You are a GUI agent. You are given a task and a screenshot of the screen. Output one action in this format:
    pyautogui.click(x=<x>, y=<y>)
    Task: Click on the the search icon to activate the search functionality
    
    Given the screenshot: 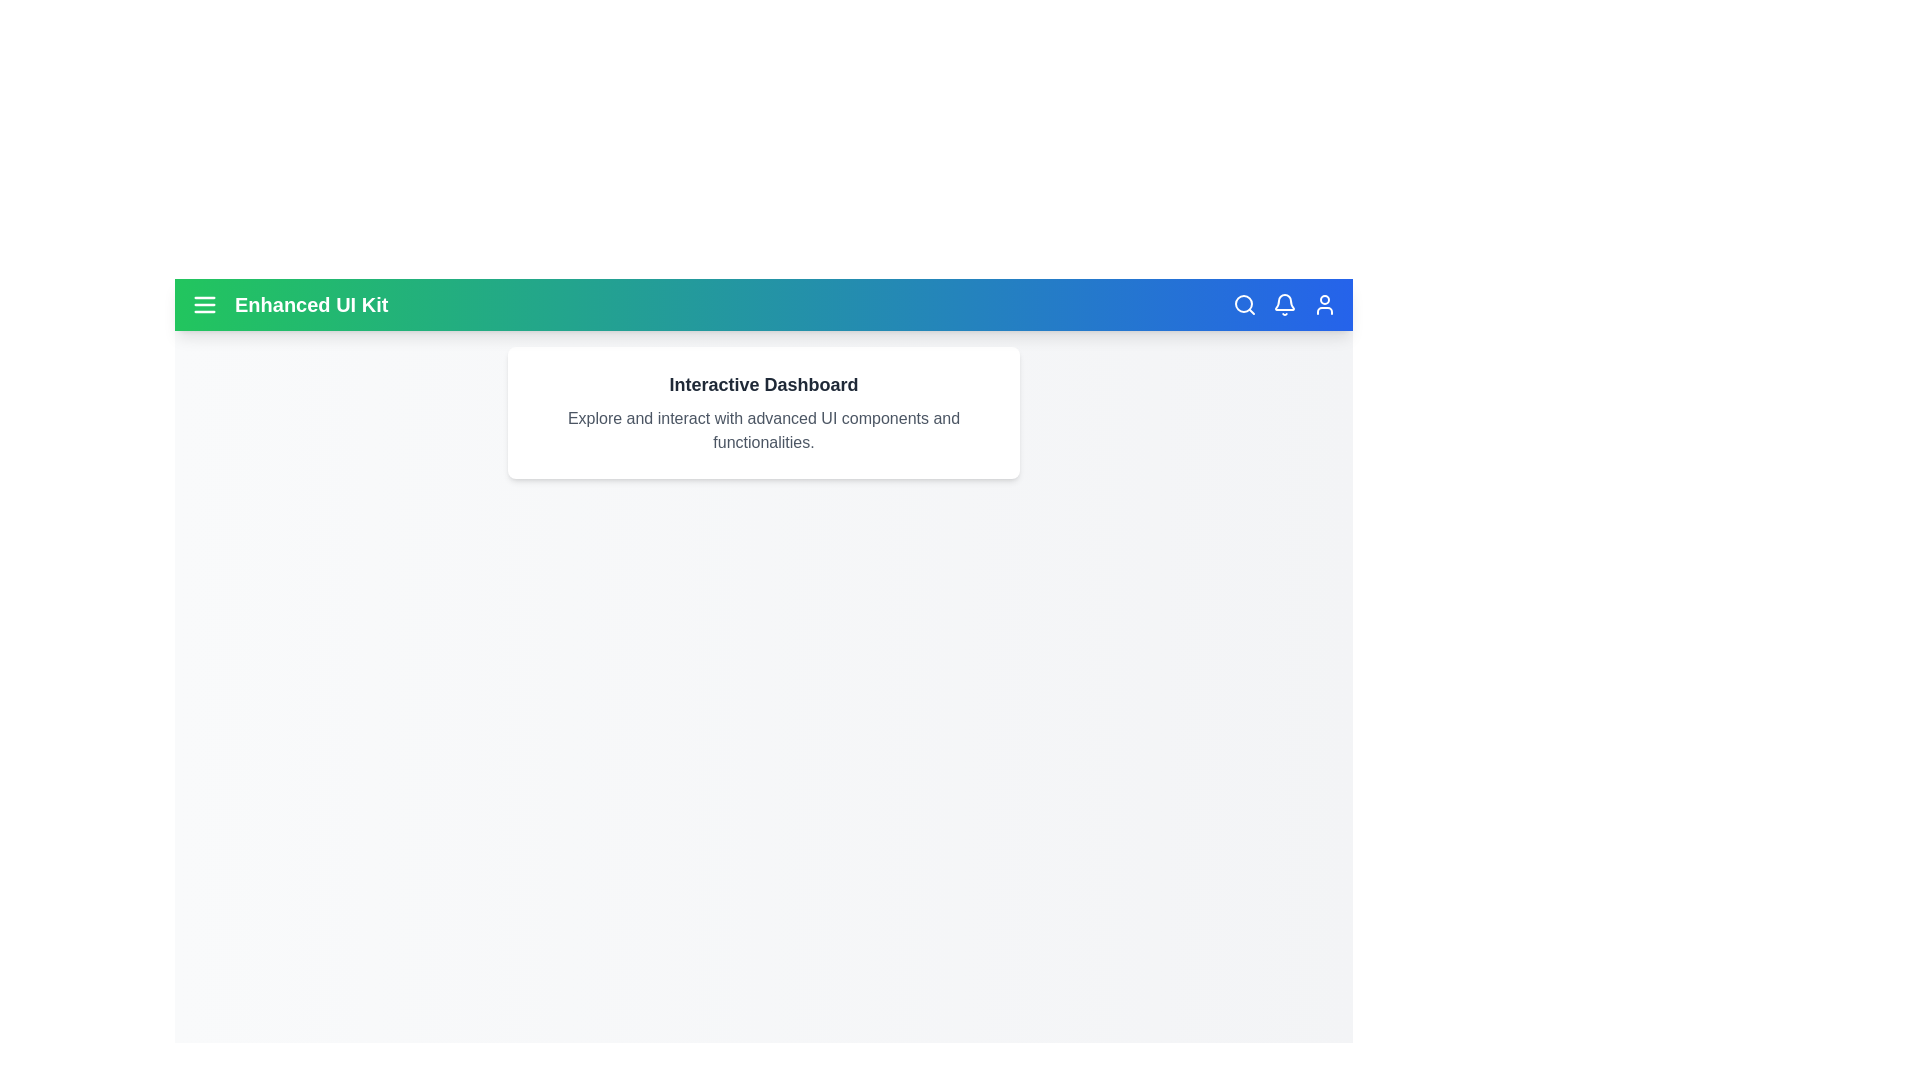 What is the action you would take?
    pyautogui.click(x=1243, y=304)
    